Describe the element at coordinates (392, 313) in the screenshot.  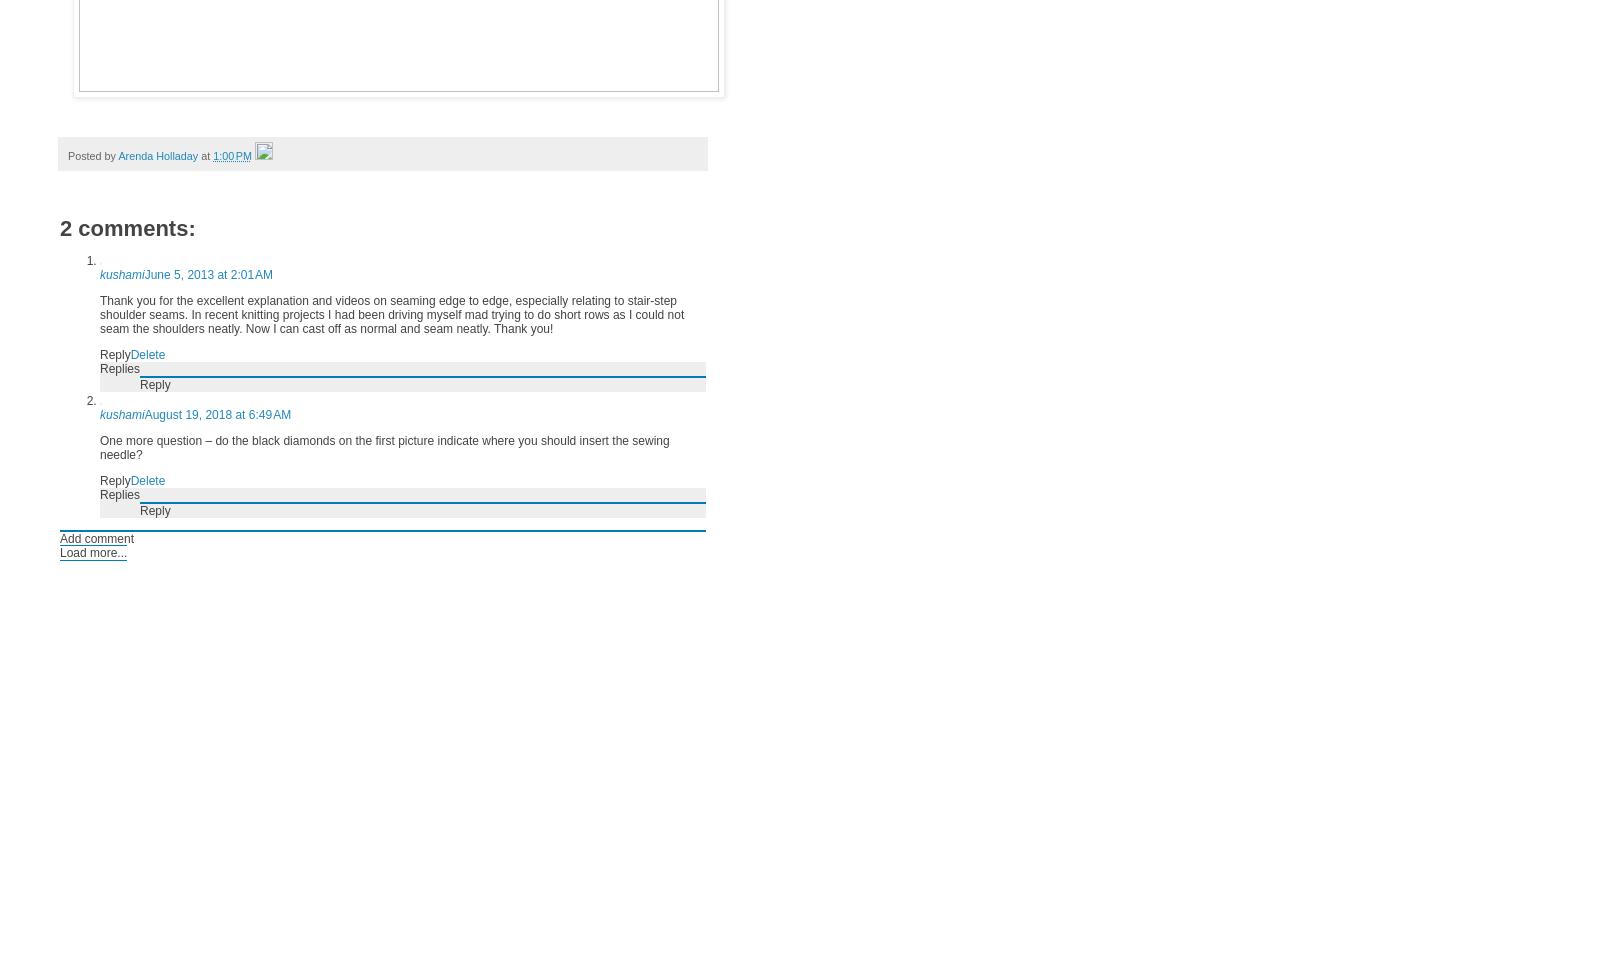
I see `'Thank you for the excellent explanation and videos on seaming edge to edge, especially relating to stair-step shoulder seams. In recent knitting projects I had been driving myself mad trying to do short rows as I could not seam the shoulders neatly. Now I can cast off as normal and seam neatly. Thank you!'` at that location.